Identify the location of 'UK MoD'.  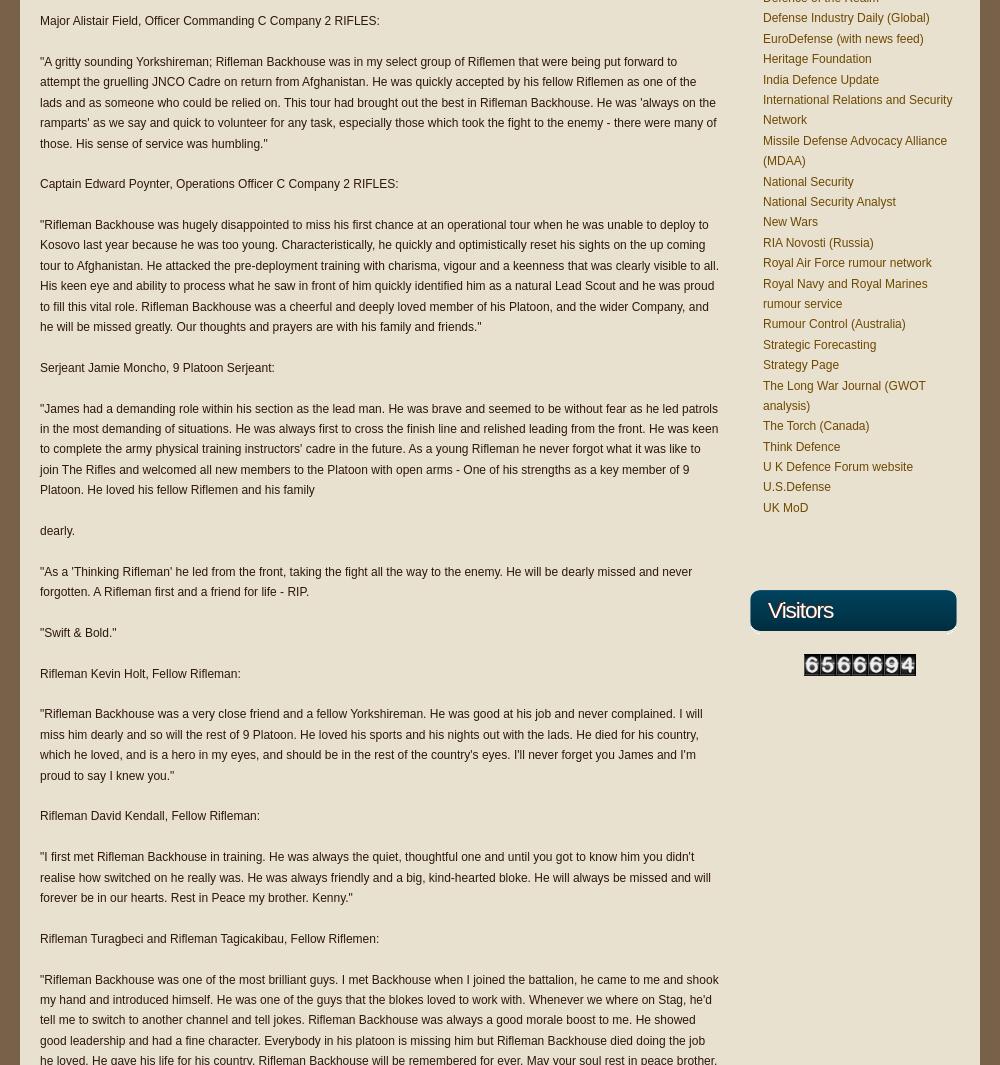
(785, 506).